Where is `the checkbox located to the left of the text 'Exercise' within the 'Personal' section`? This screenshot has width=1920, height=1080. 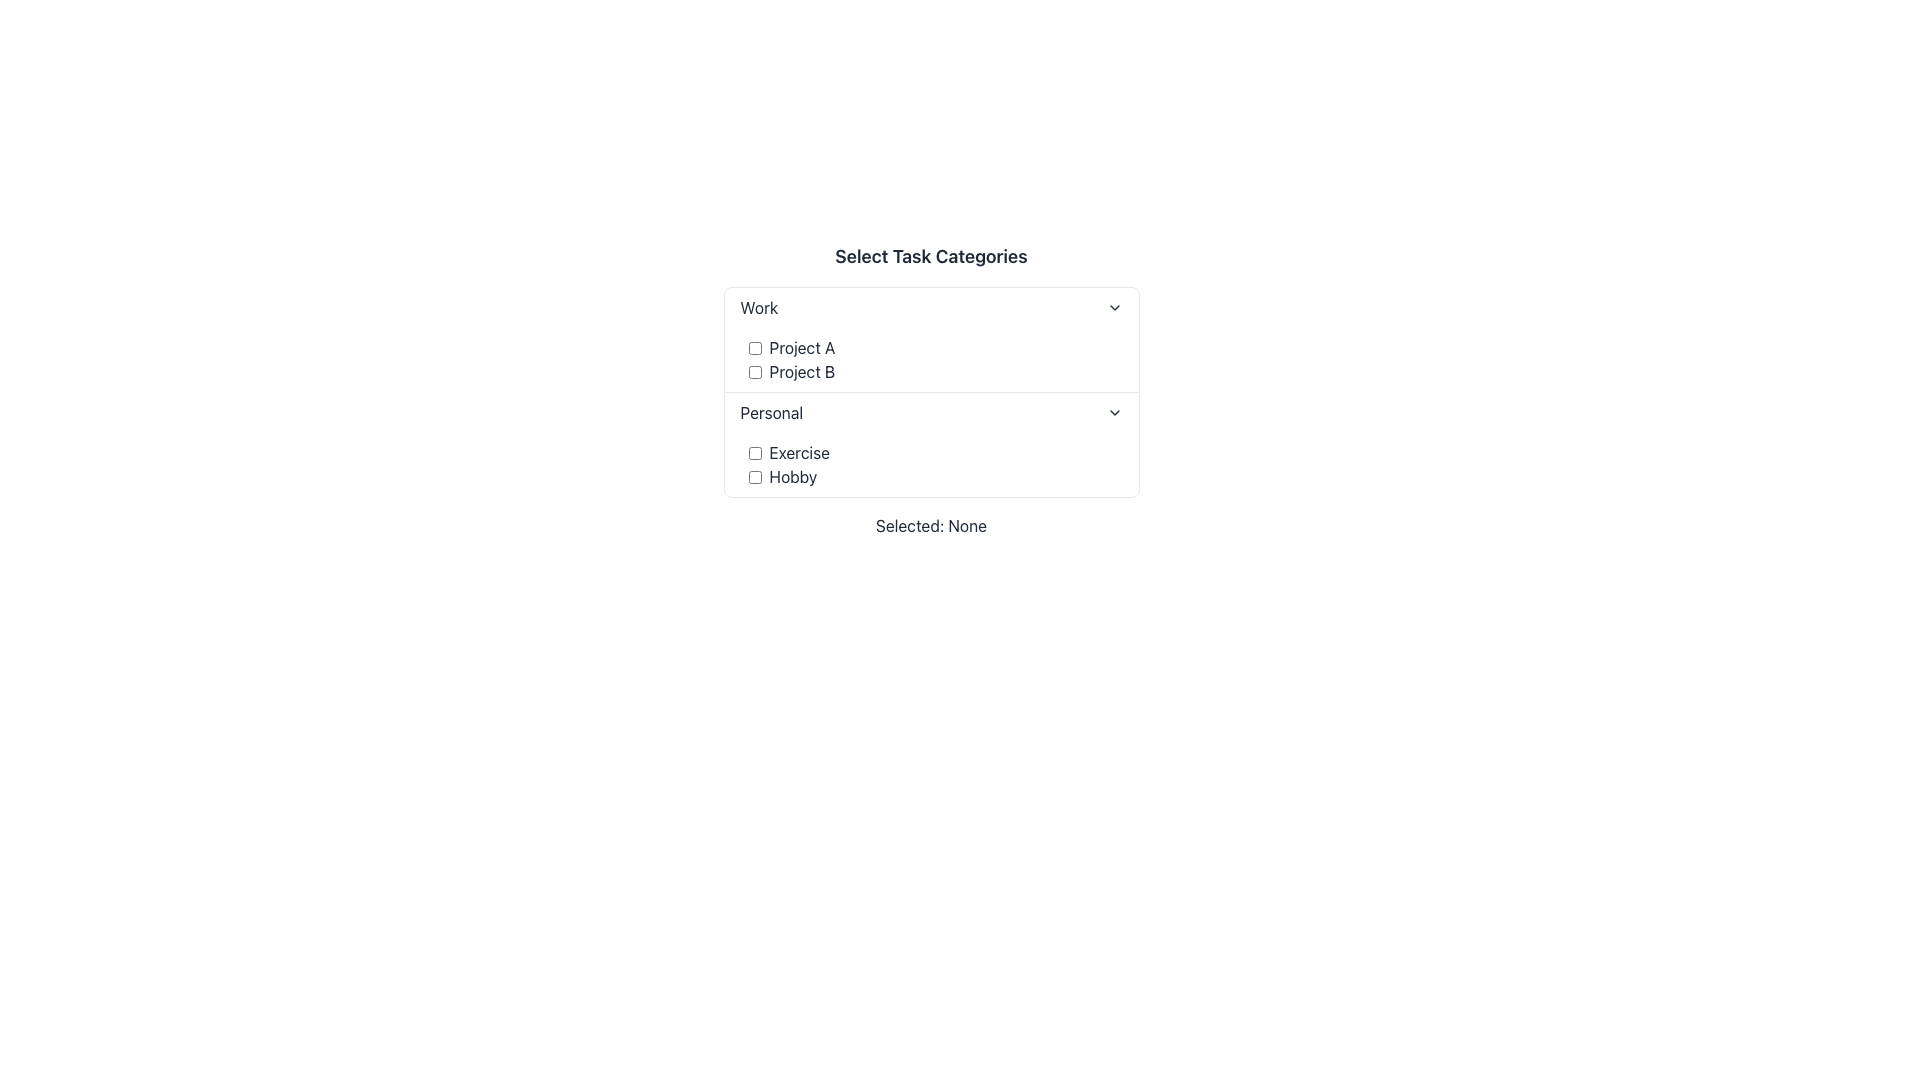 the checkbox located to the left of the text 'Exercise' within the 'Personal' section is located at coordinates (753, 452).